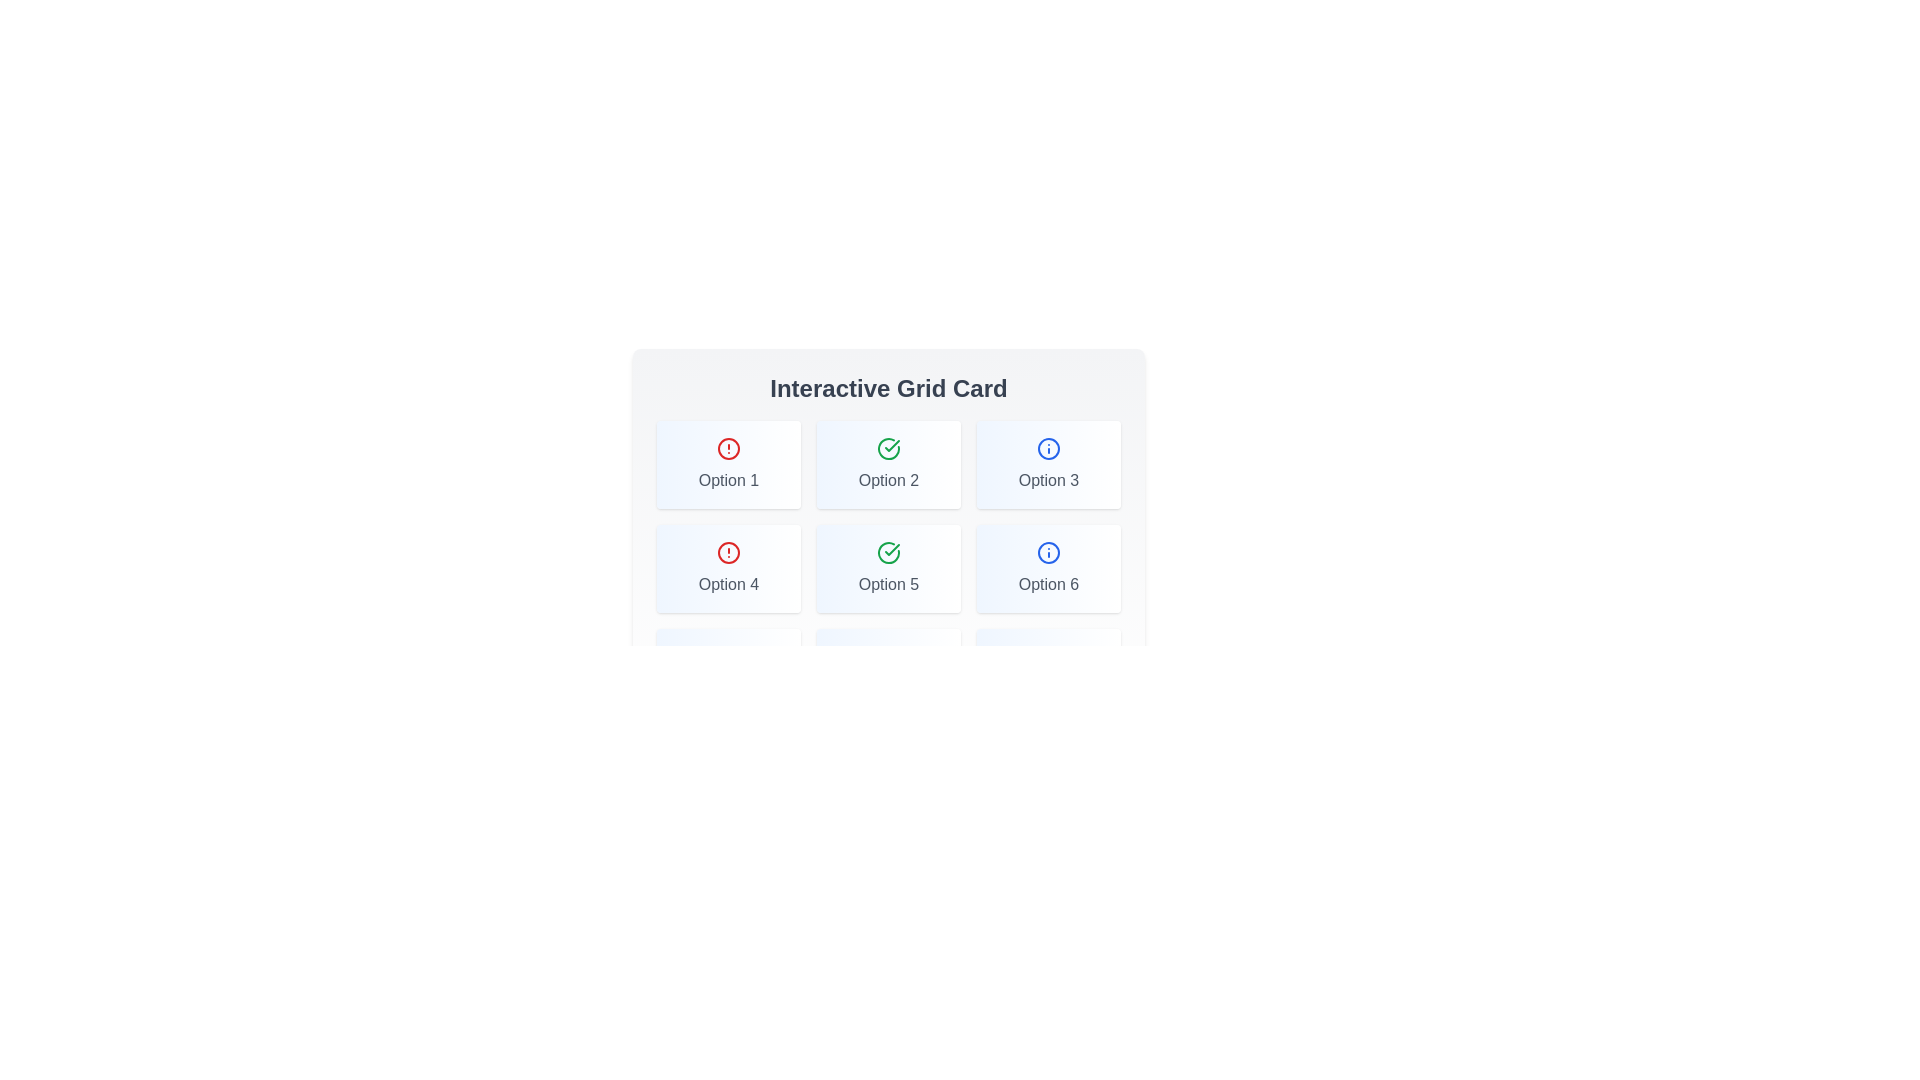  Describe the element at coordinates (1048, 552) in the screenshot. I see `the circular outline of the information symbol located at the center of the bottom-right tile in a 3x2 grid card layout` at that location.